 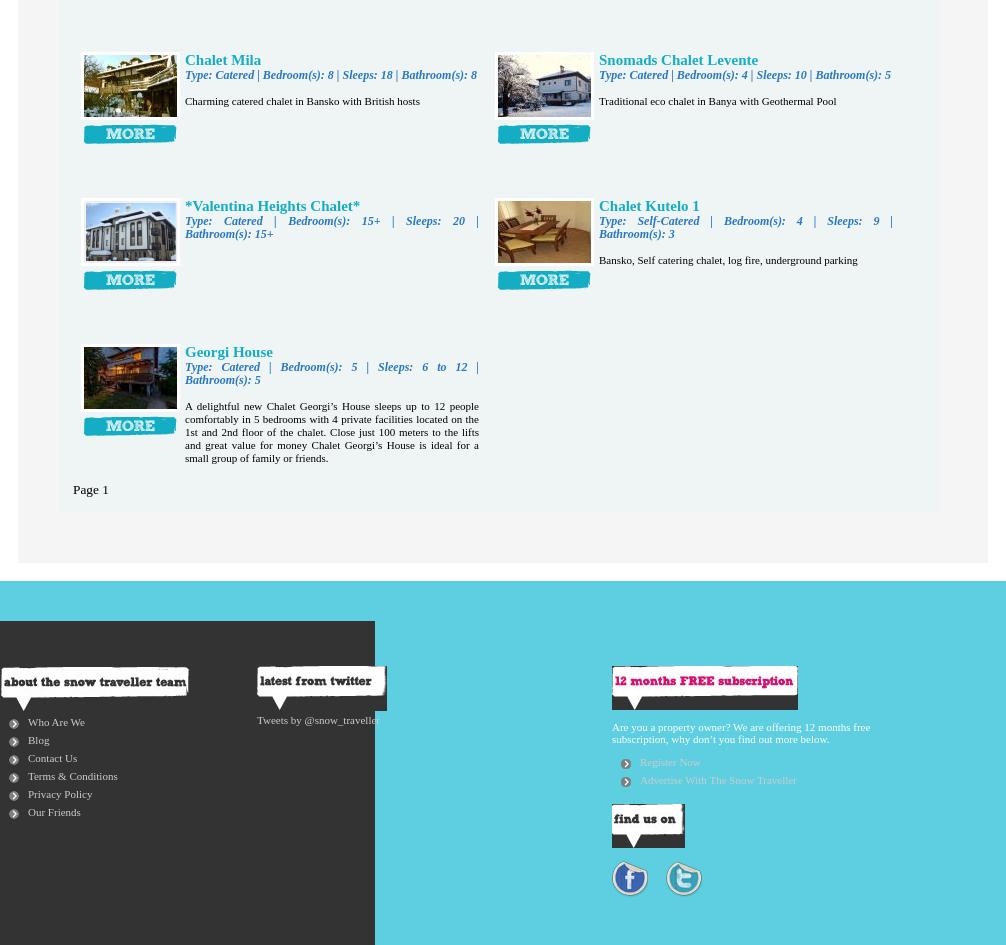 What do you see at coordinates (38, 738) in the screenshot?
I see `'Blog'` at bounding box center [38, 738].